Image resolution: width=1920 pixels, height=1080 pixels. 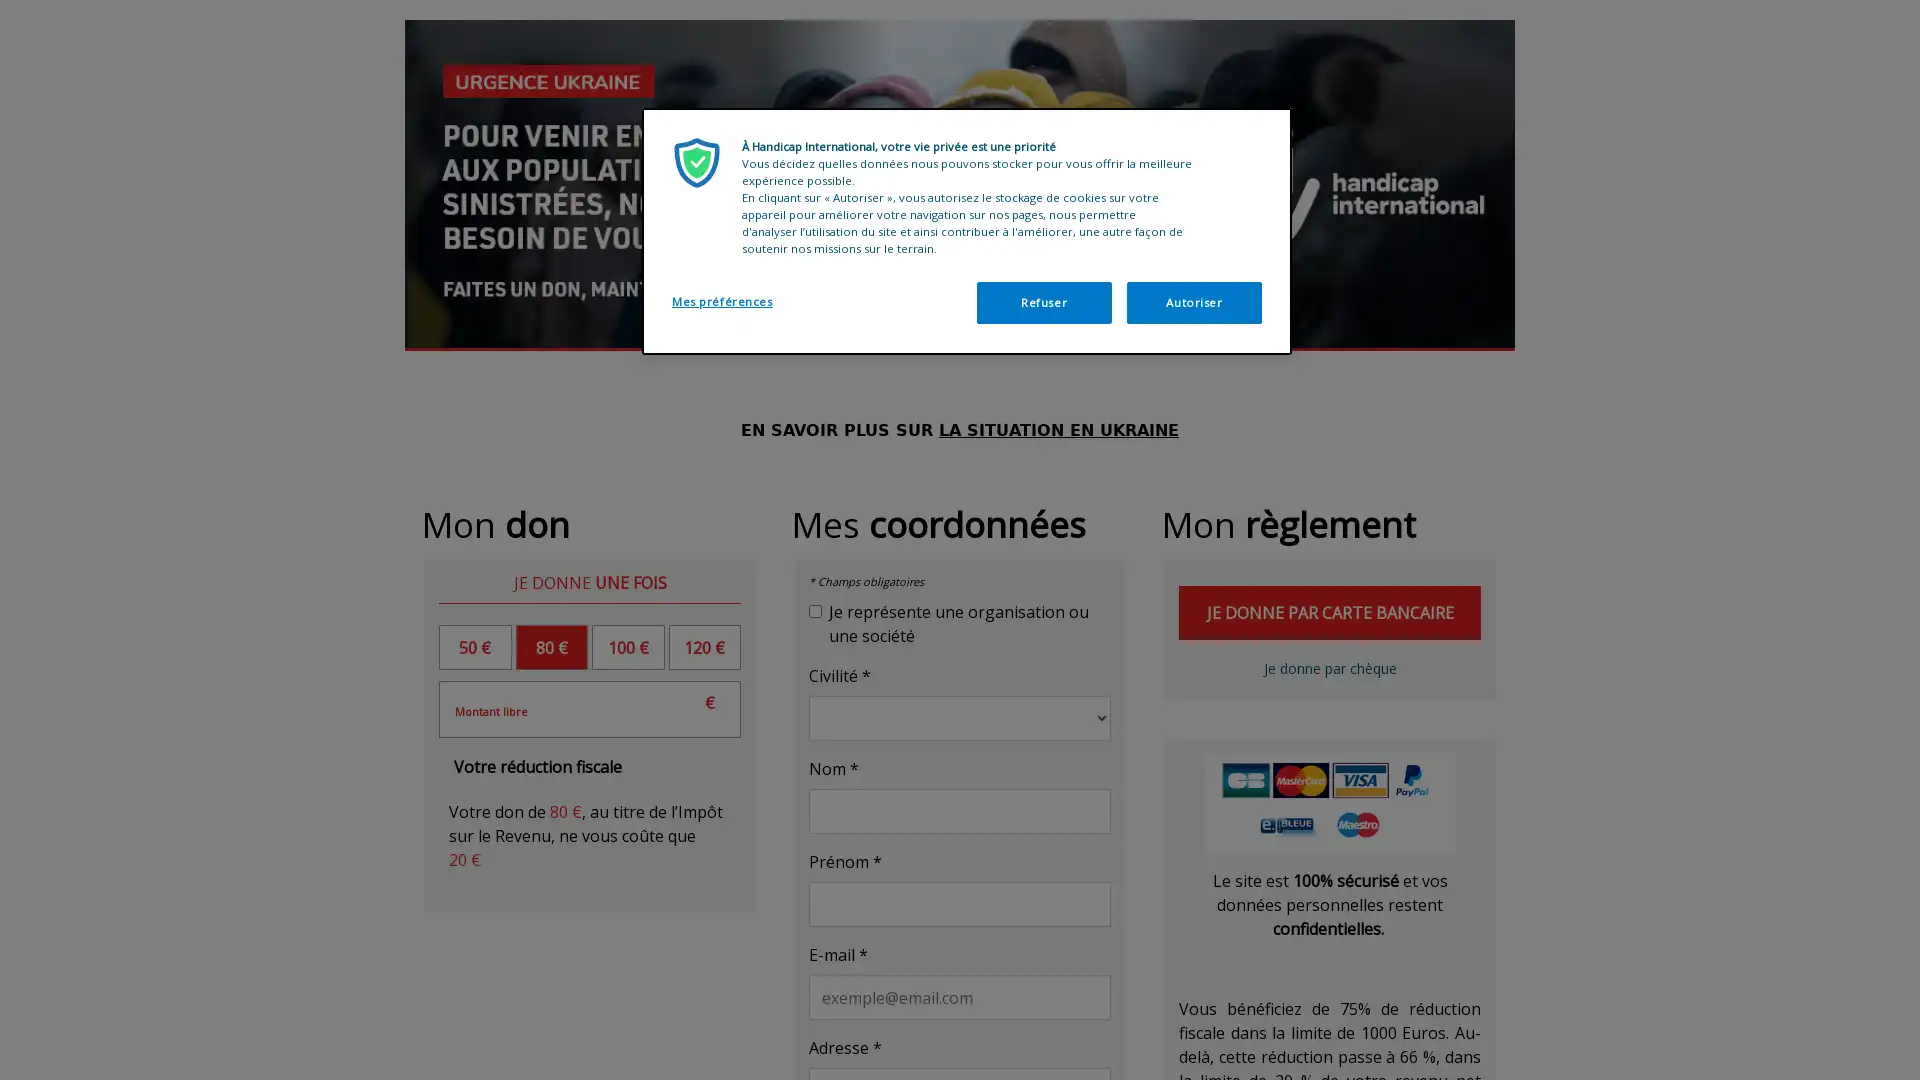 What do you see at coordinates (1042, 303) in the screenshot?
I see `Refuser` at bounding box center [1042, 303].